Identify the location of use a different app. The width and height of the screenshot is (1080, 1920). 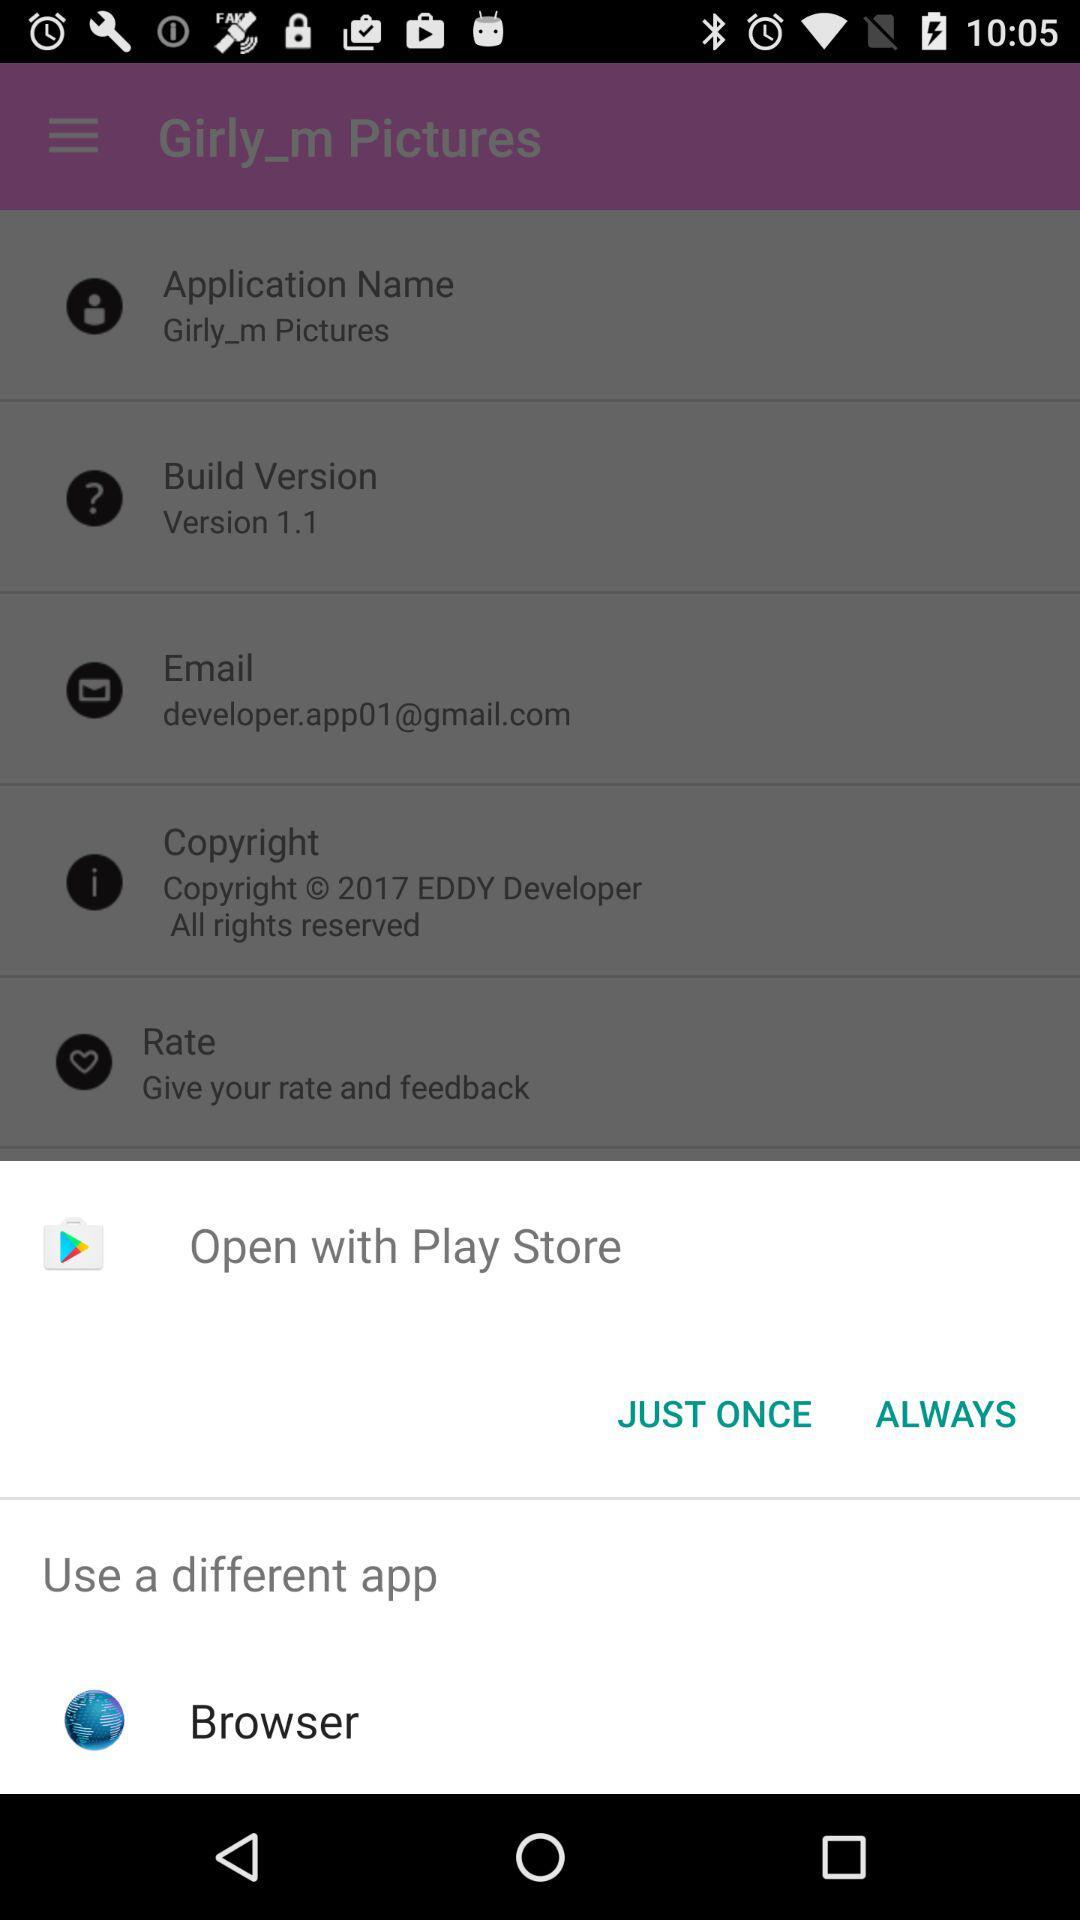
(540, 1572).